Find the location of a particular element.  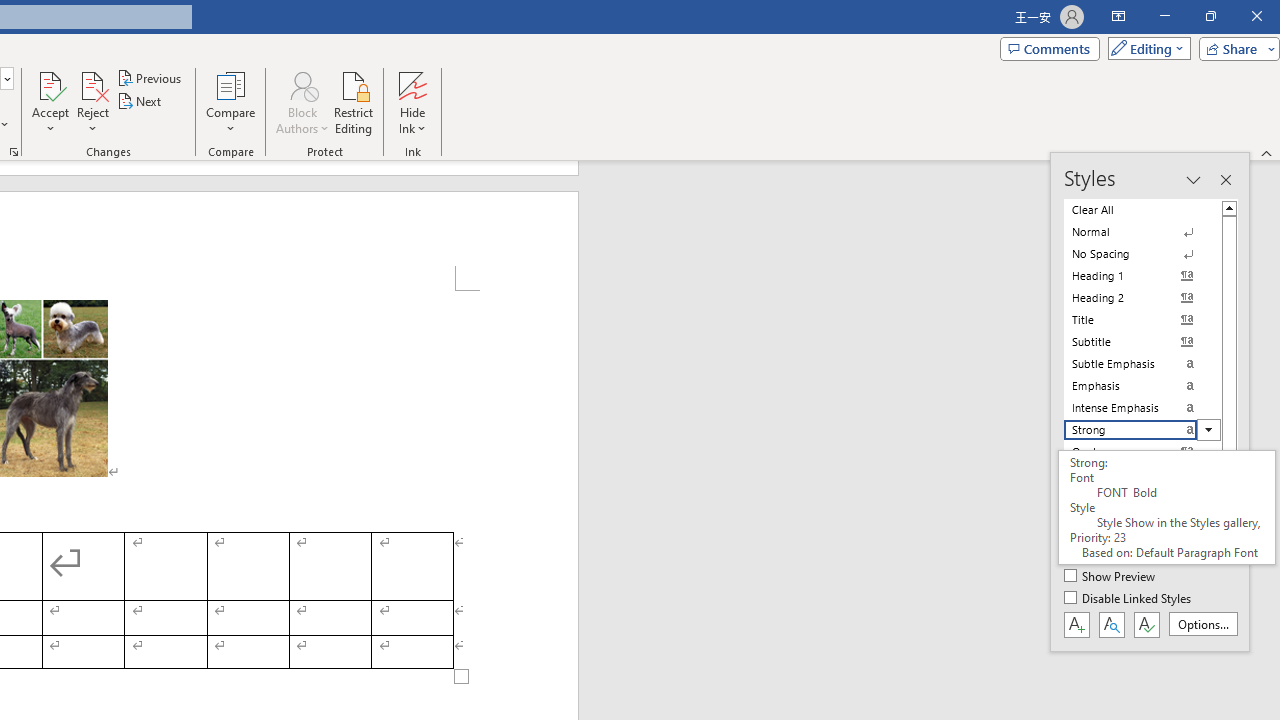

'Class: NetUIButton' is located at coordinates (1146, 623).